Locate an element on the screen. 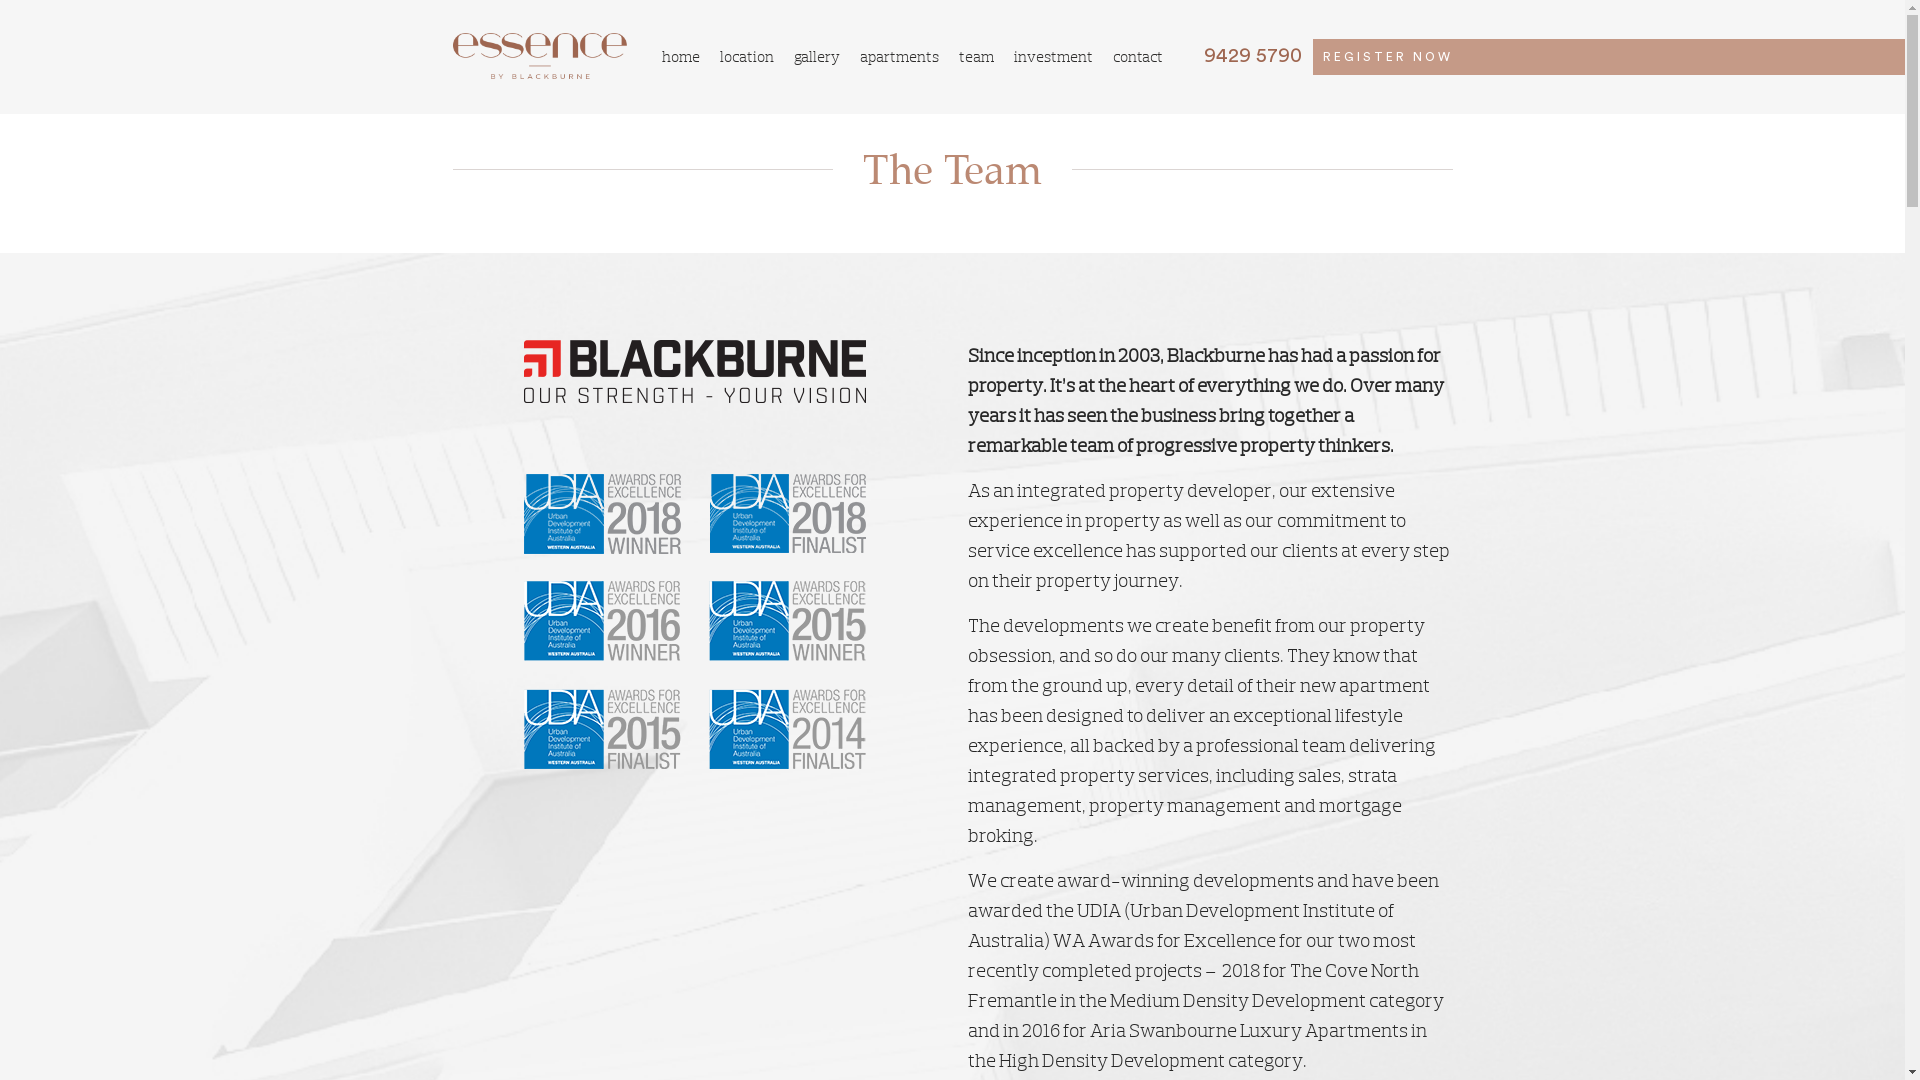 The height and width of the screenshot is (1080, 1920). 'apartments' is located at coordinates (898, 55).